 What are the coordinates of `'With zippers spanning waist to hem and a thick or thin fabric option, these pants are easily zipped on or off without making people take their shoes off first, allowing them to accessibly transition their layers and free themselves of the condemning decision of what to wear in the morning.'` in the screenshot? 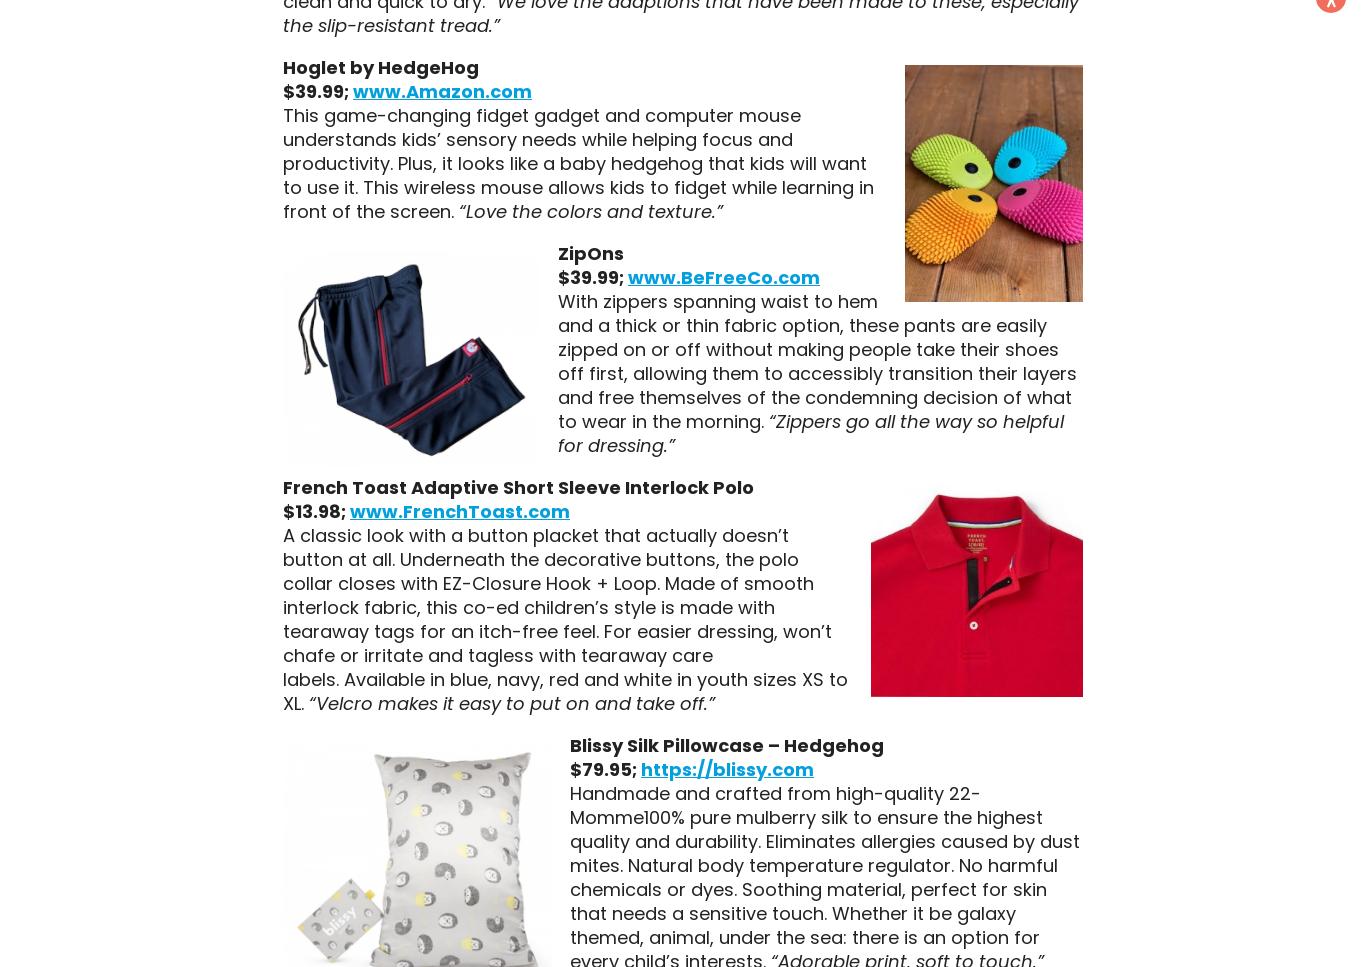 It's located at (815, 359).